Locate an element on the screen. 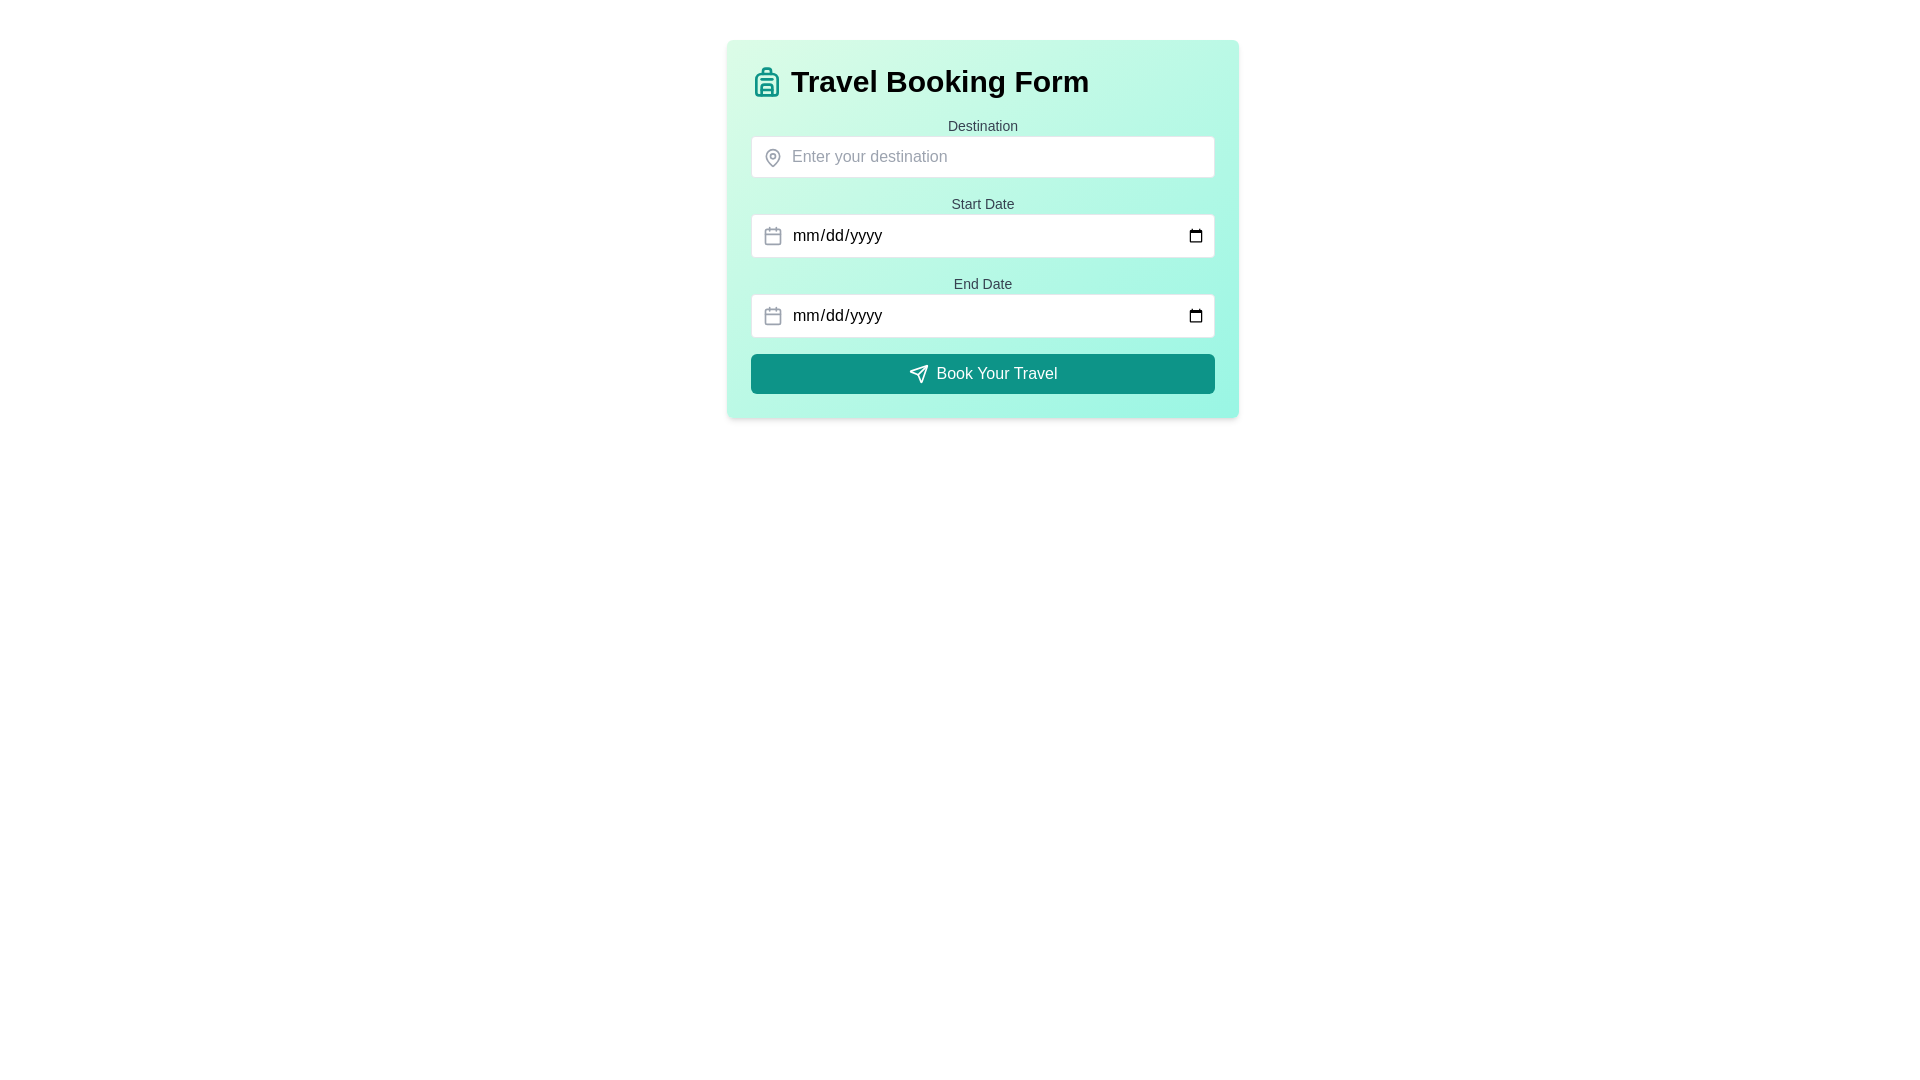 Image resolution: width=1920 pixels, height=1080 pixels. the SVG graphic representing the calendar icon adjacent to the 'End Date' text field is located at coordinates (771, 315).